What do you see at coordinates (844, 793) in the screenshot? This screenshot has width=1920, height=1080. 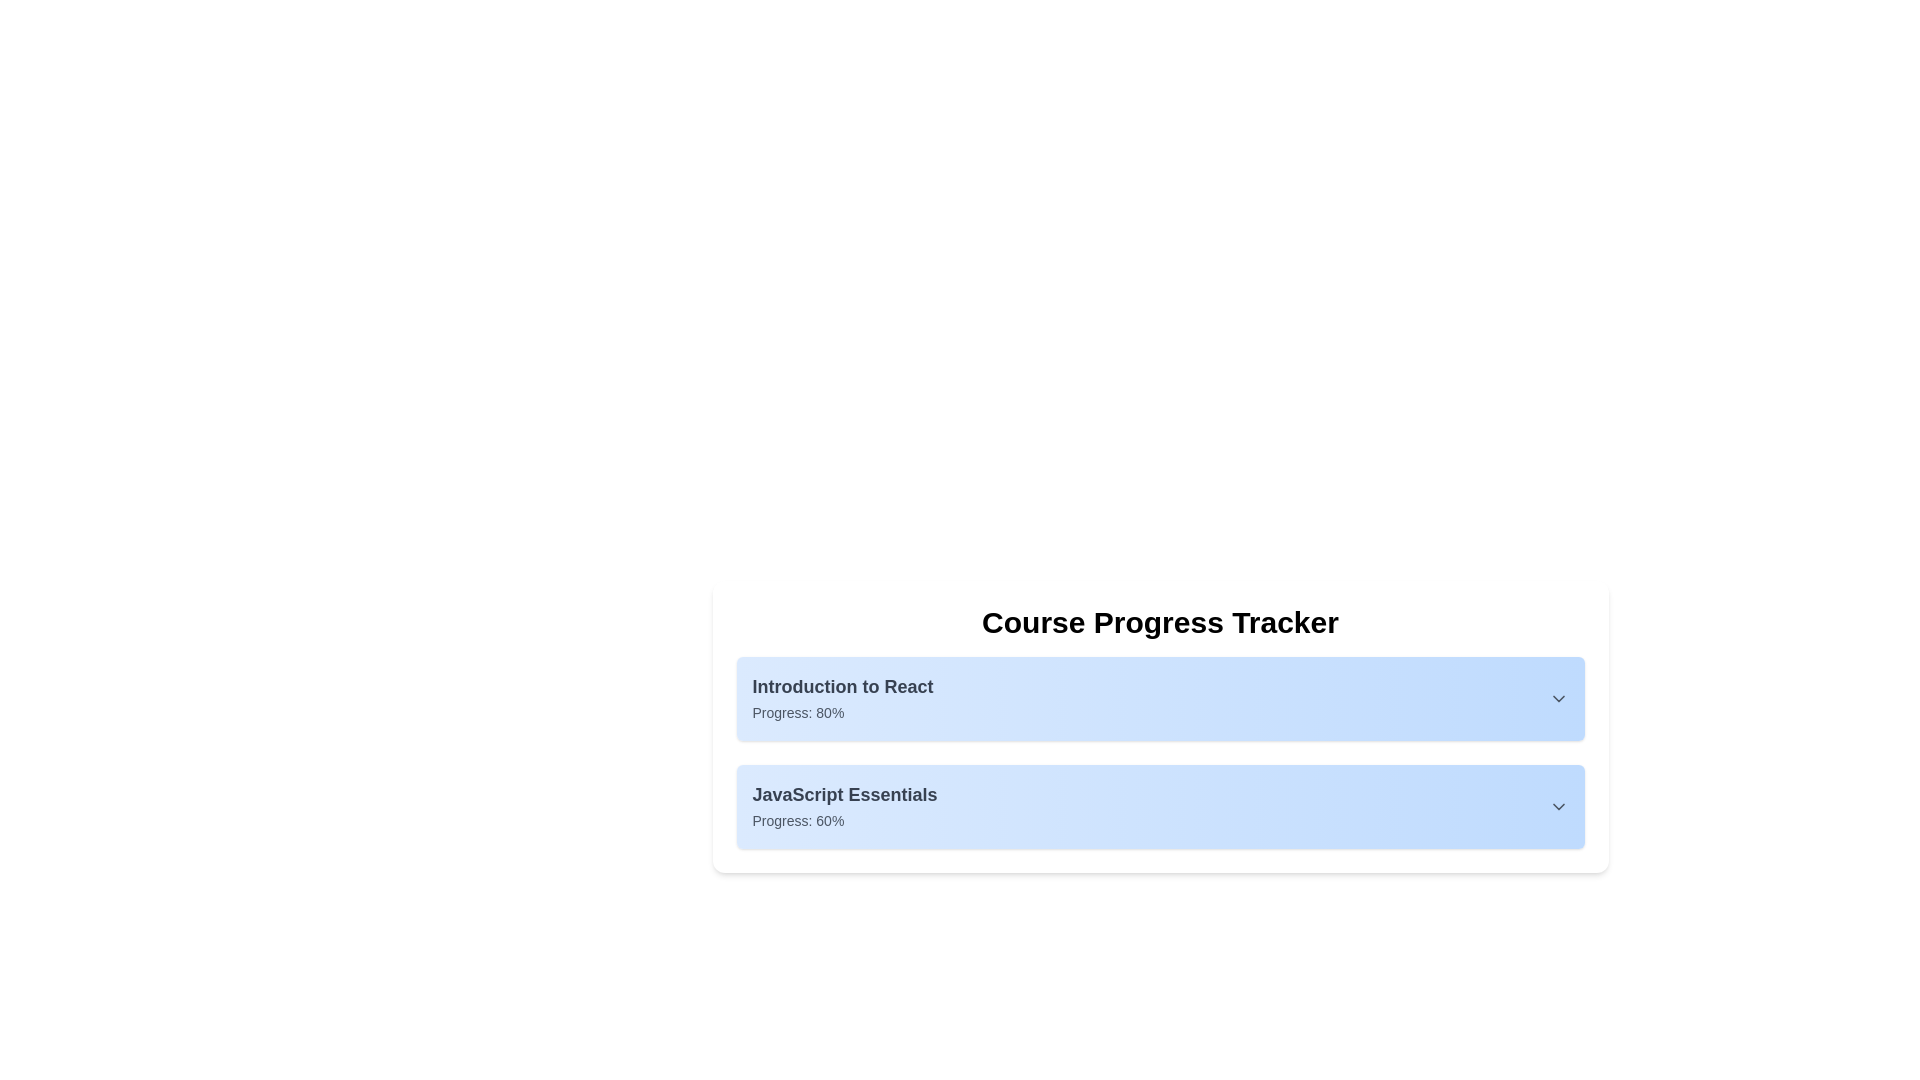 I see `the text label displaying 'JavaScript Essentials', which is the second item in the vertical course progress tracker with a light blue background` at bounding box center [844, 793].